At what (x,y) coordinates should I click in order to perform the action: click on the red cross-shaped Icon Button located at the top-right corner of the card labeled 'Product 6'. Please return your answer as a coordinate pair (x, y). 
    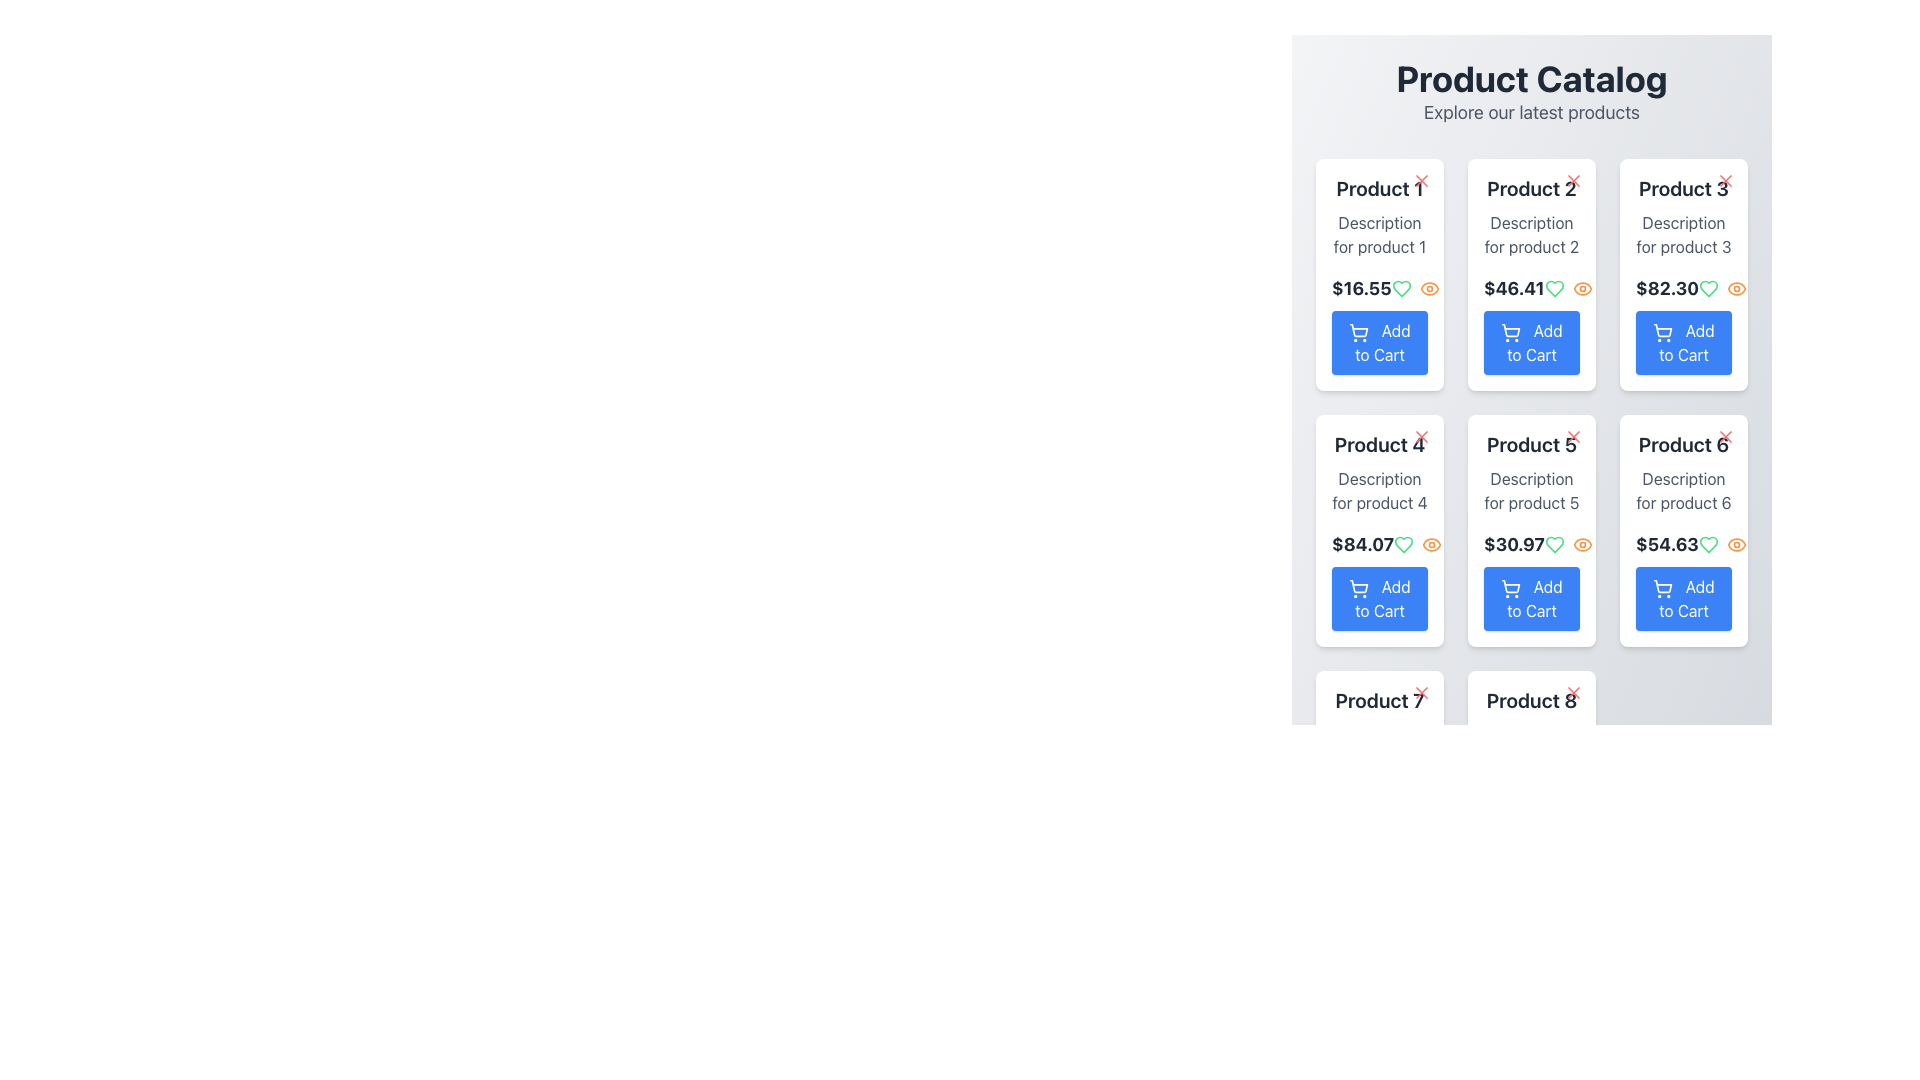
    Looking at the image, I should click on (1725, 435).